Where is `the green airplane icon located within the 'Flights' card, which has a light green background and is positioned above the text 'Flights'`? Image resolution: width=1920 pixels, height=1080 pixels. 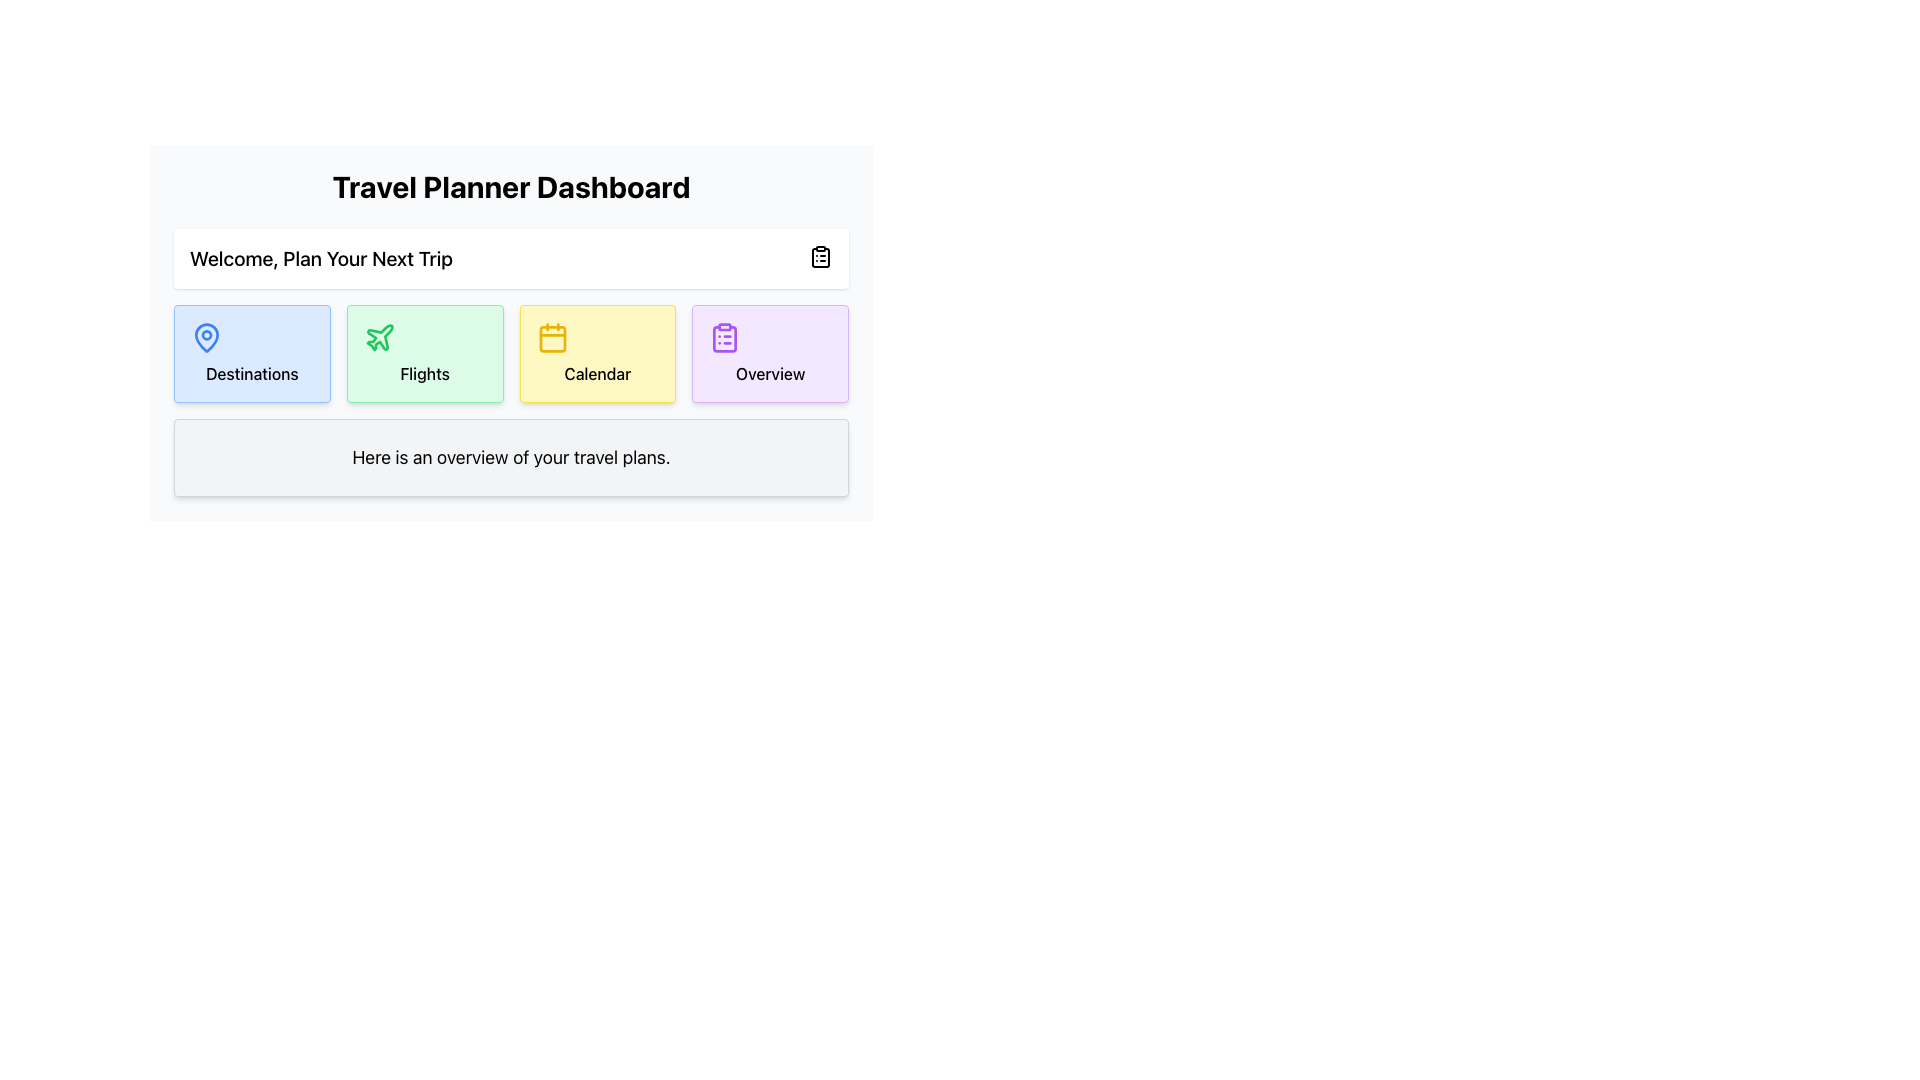 the green airplane icon located within the 'Flights' card, which has a light green background and is positioned above the text 'Flights' is located at coordinates (379, 337).